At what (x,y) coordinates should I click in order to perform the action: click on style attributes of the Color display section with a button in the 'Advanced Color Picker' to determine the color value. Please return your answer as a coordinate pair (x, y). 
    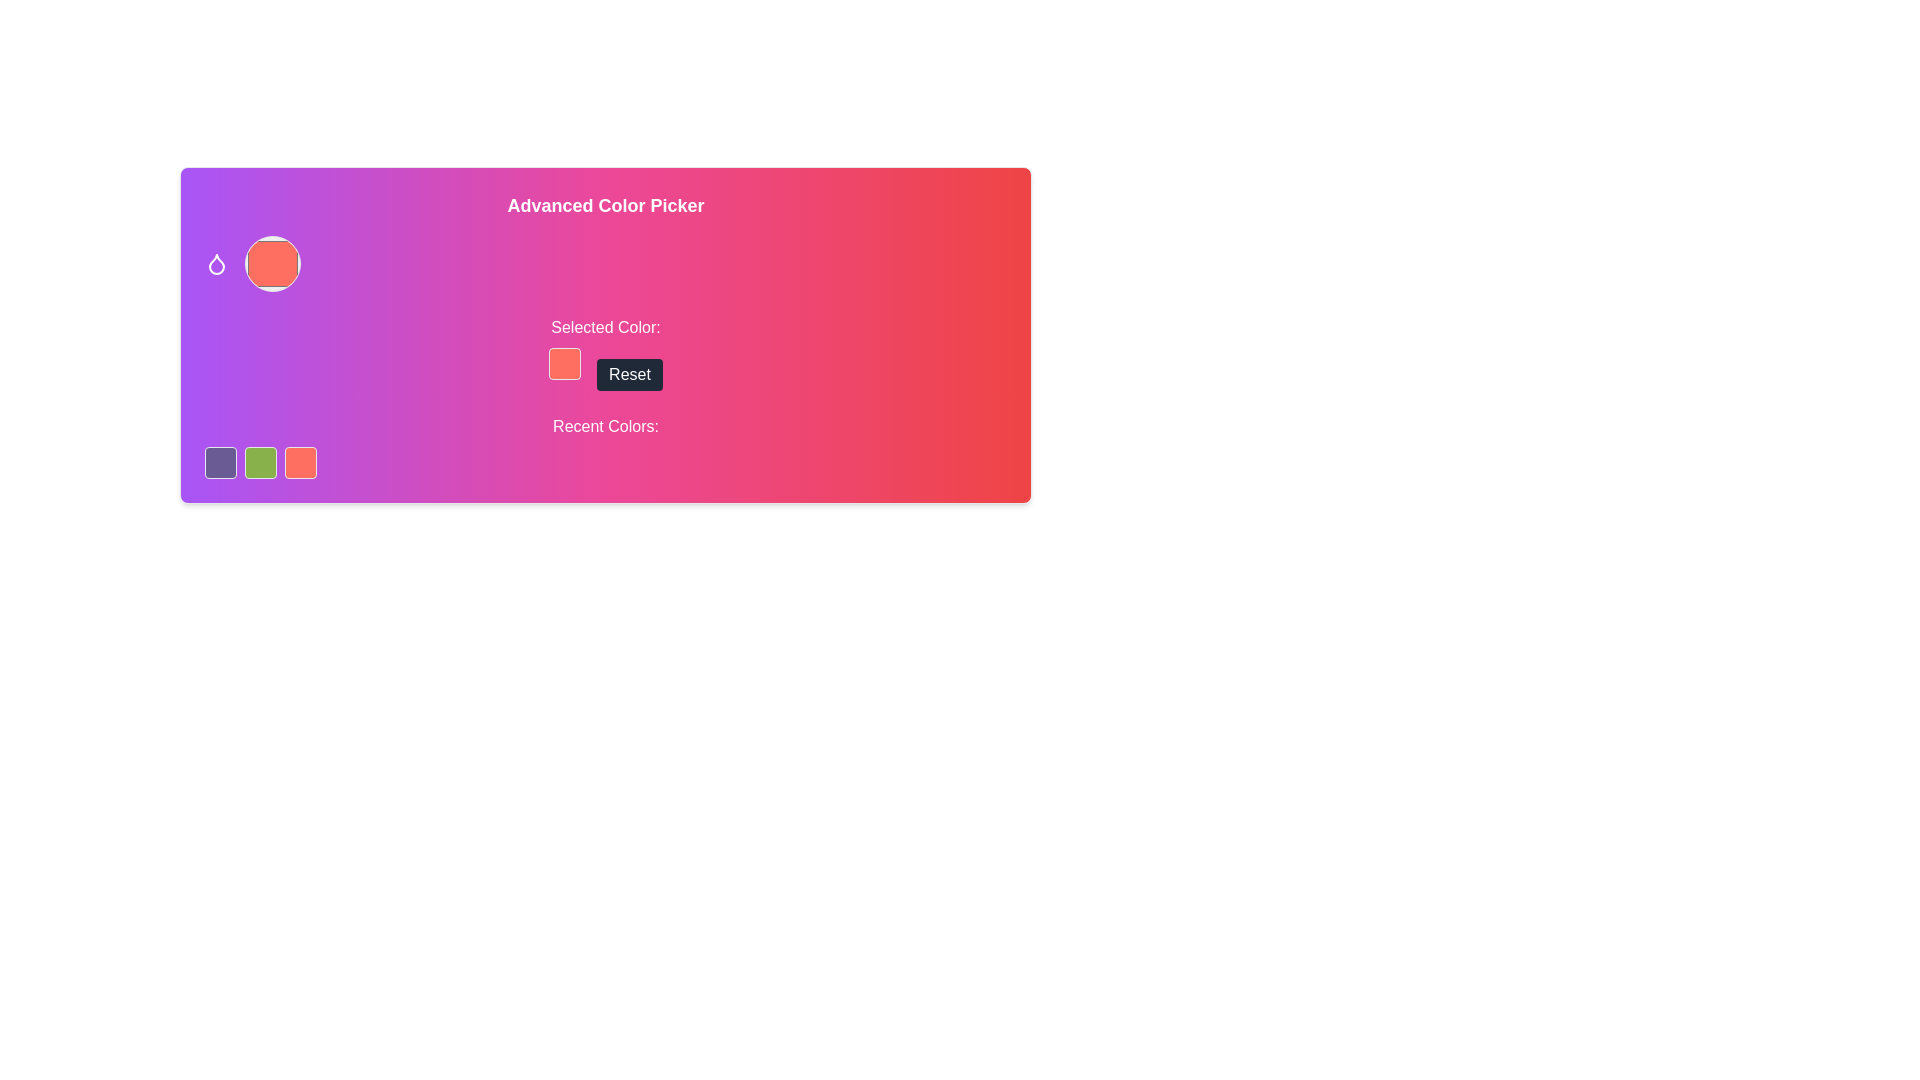
    Looking at the image, I should click on (604, 352).